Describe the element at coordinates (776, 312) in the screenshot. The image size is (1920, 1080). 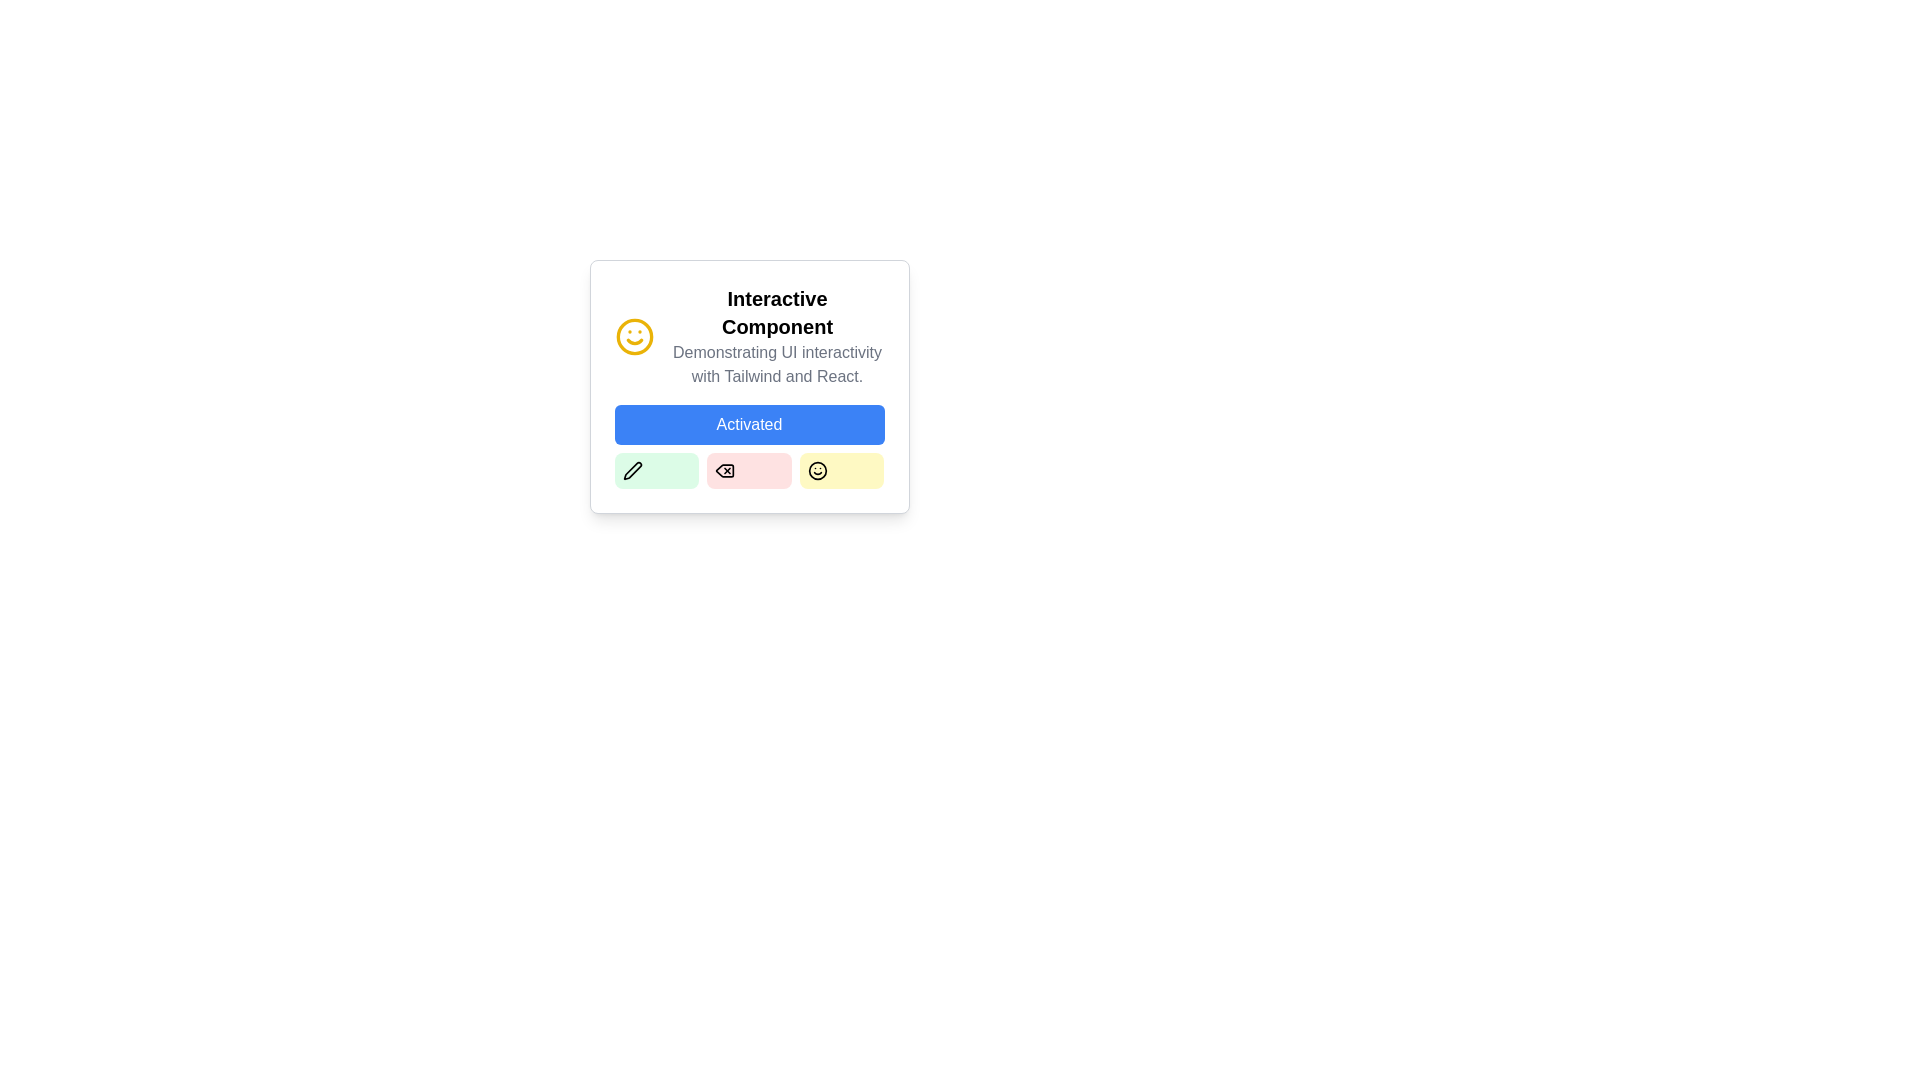
I see `the text label displaying 'Interactive Component', which is styled in bold and enlarged font, located at the top center of the card interface` at that location.